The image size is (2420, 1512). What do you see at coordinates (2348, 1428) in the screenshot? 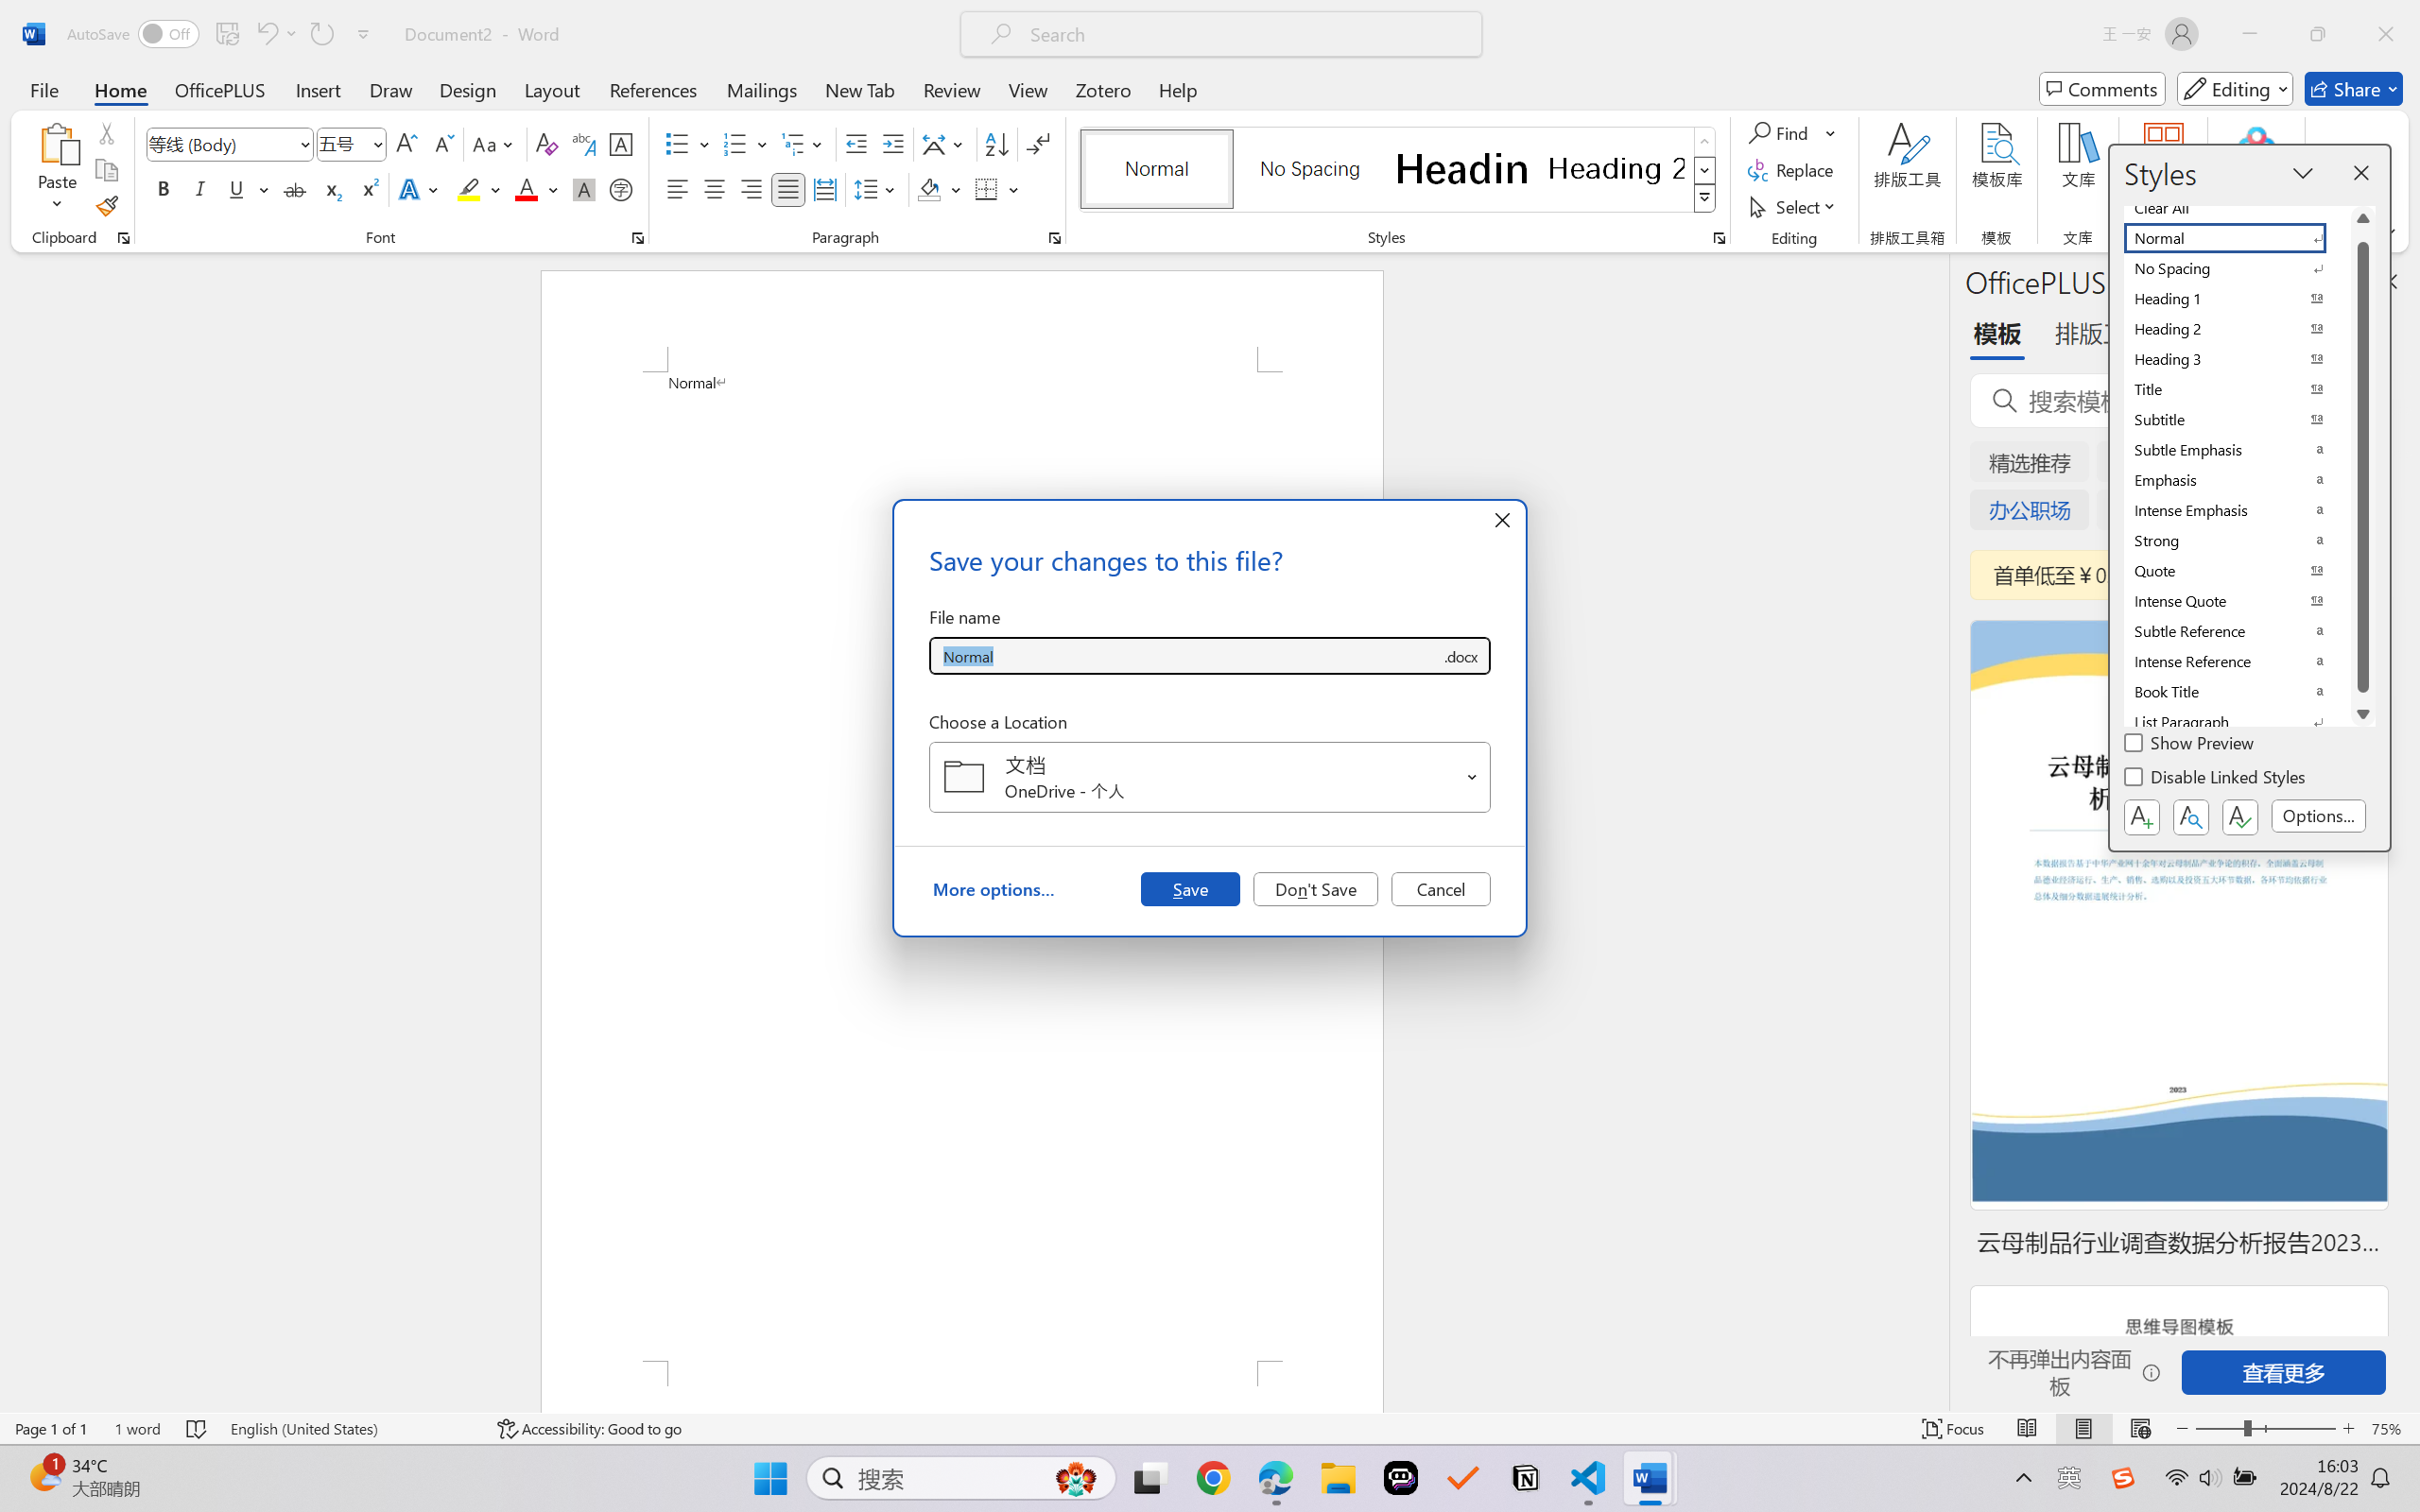
I see `'Zoom In'` at bounding box center [2348, 1428].